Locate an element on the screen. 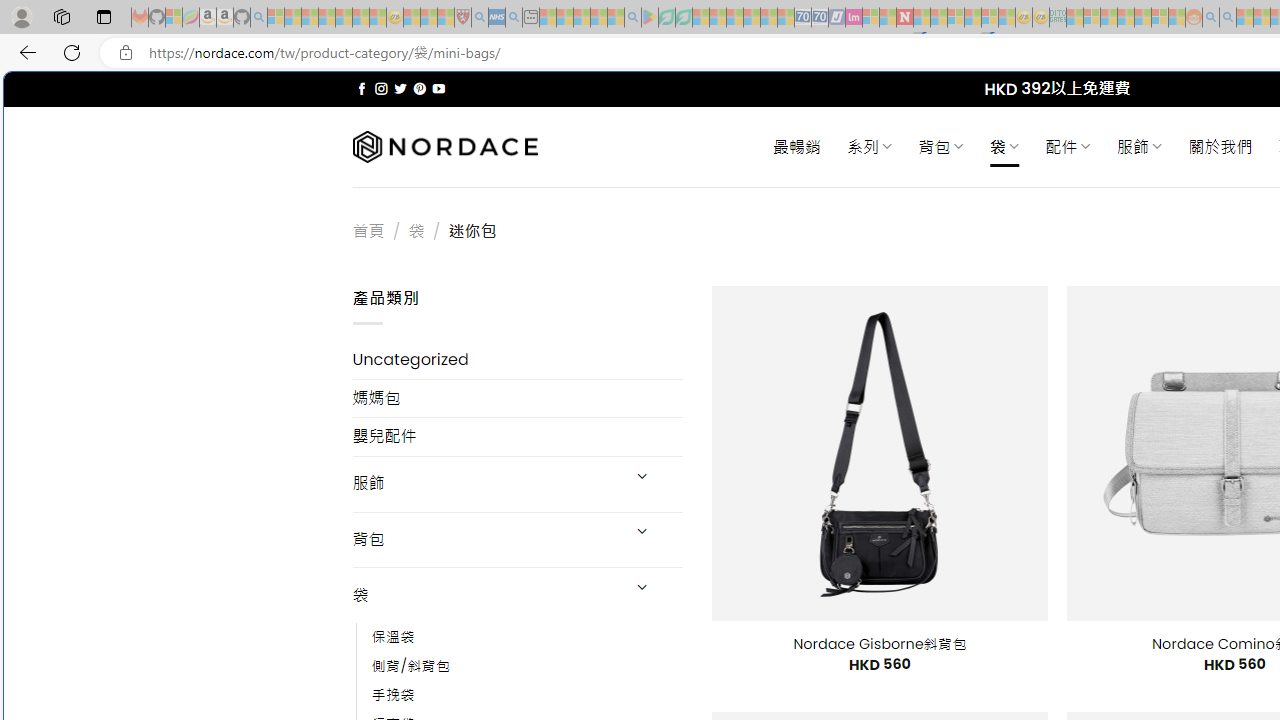 The width and height of the screenshot is (1280, 720). 'Nordace' is located at coordinates (443, 146).